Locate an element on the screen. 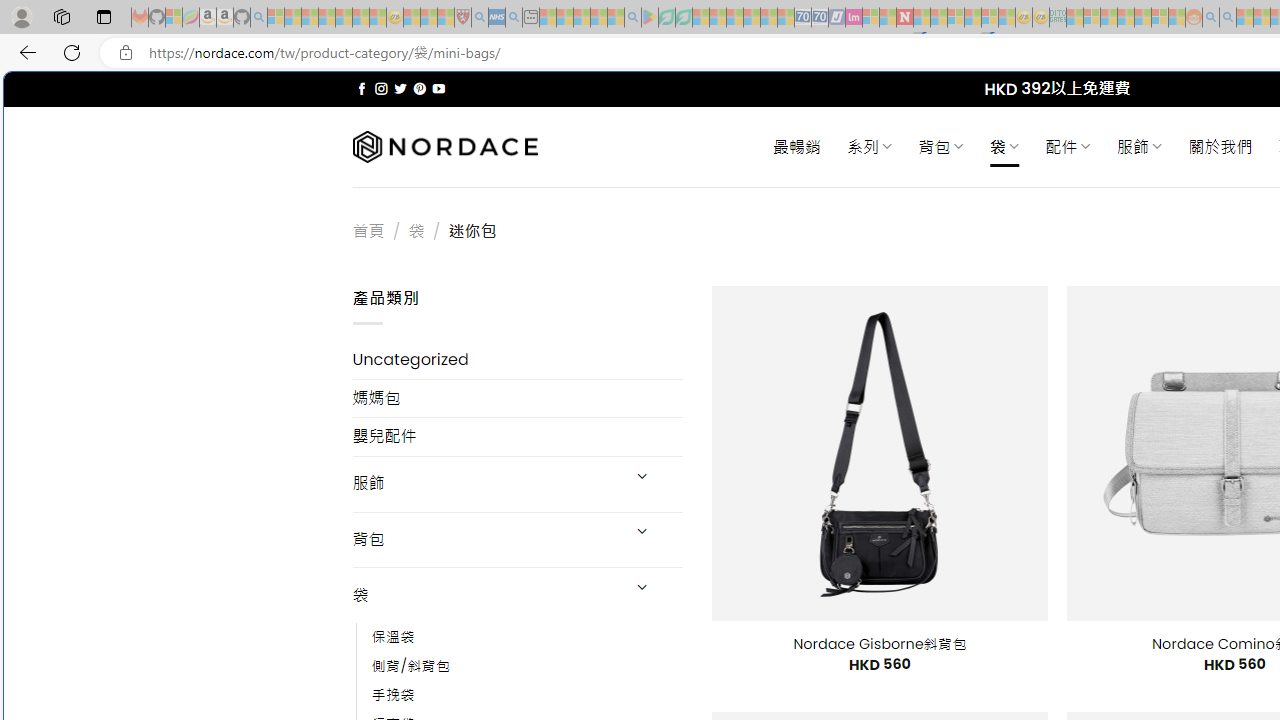 The width and height of the screenshot is (1280, 720). 'Nordace' is located at coordinates (443, 146).